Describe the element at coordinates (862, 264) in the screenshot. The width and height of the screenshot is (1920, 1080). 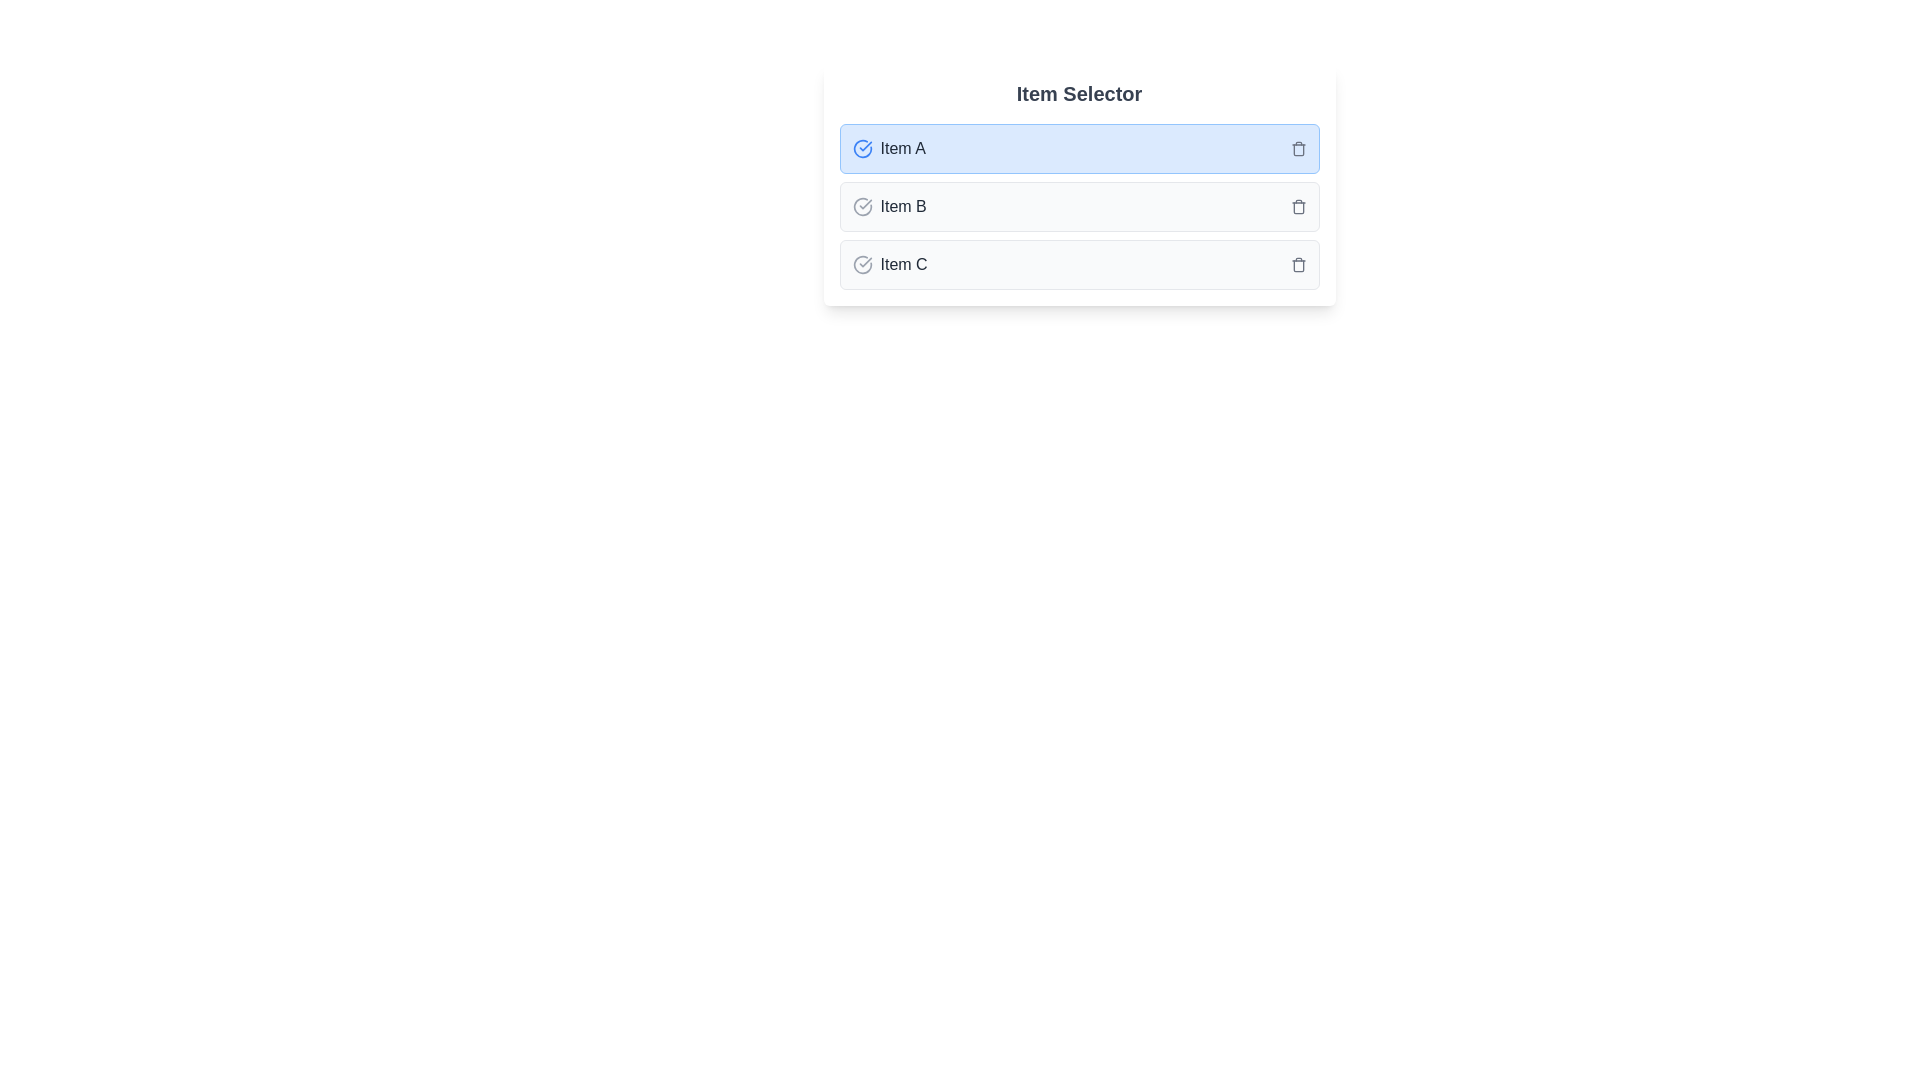
I see `the graphical state represented by the Status indicator icon located to the left of the text label in the third row labeled 'Item C'` at that location.